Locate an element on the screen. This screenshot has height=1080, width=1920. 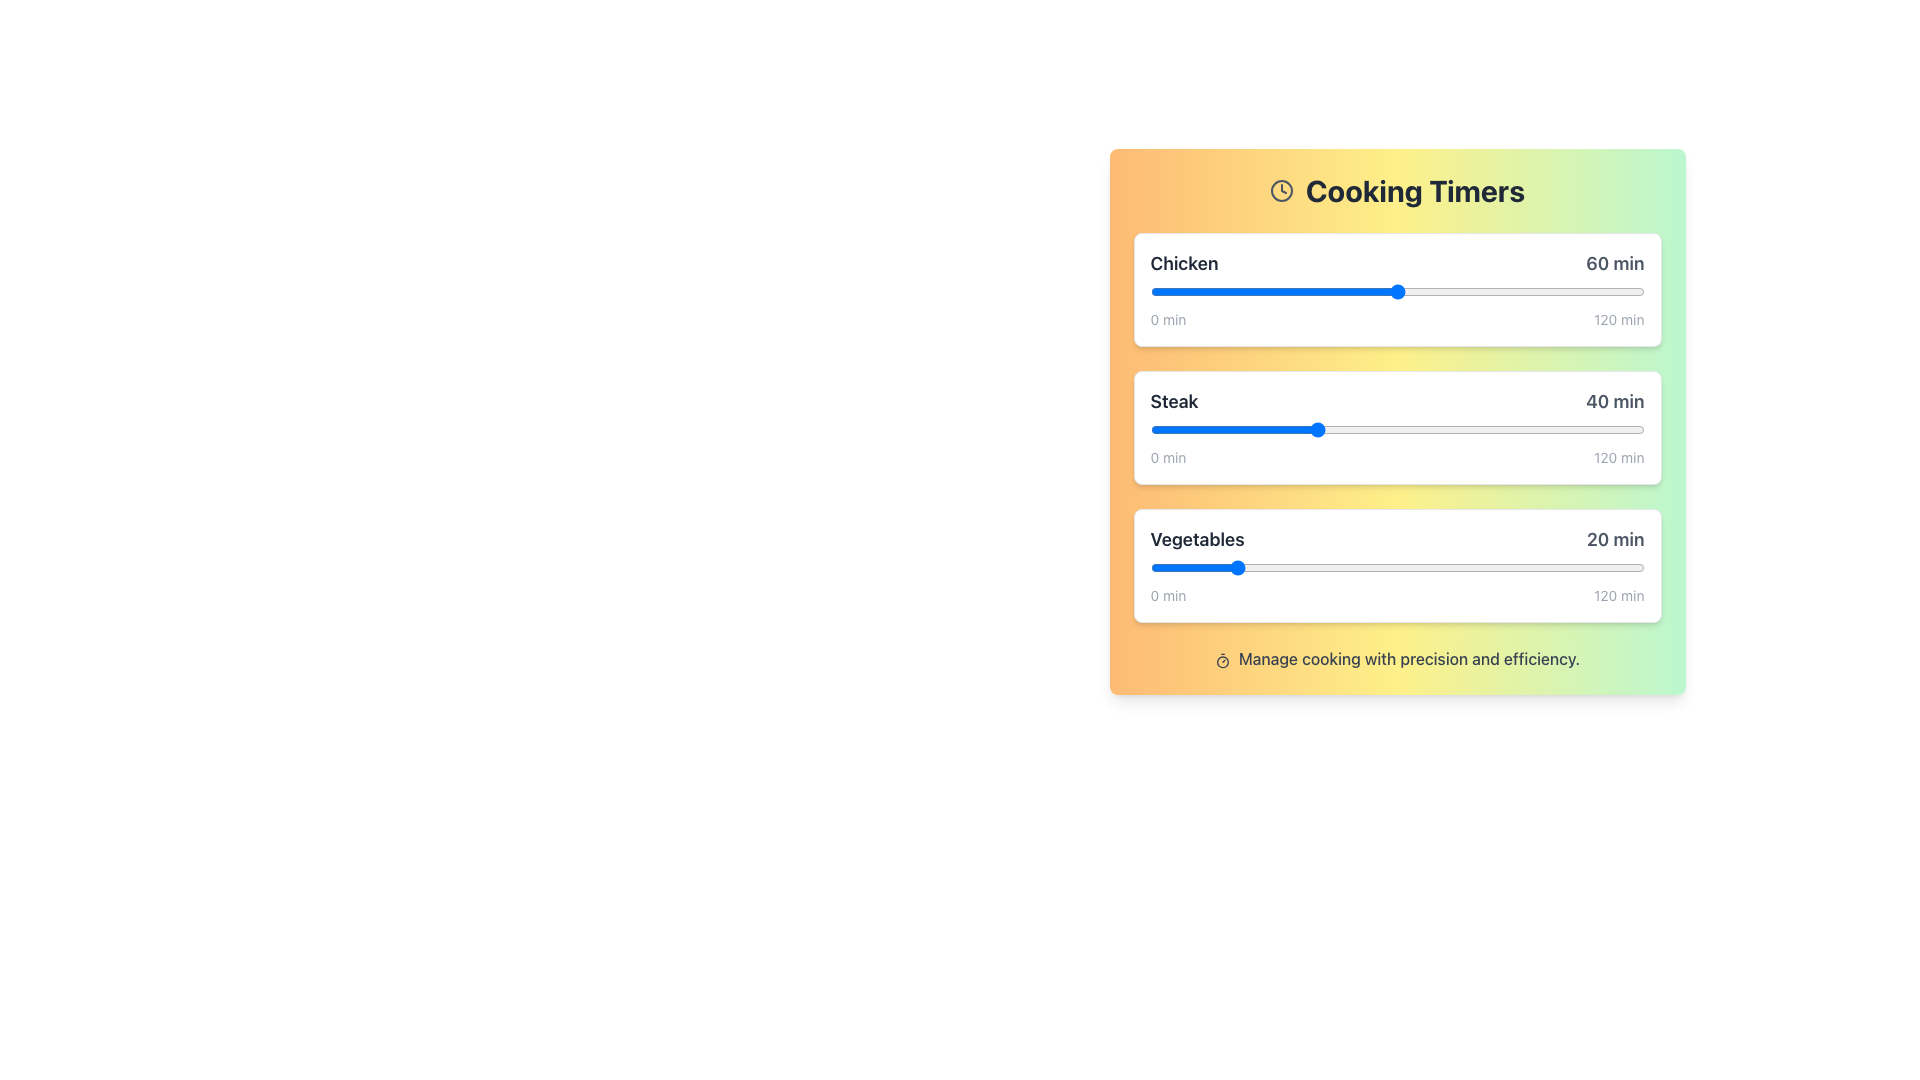
the text label that indicates the currently set time for the Chicken timer in minutes, positioned at the top right of the first timer section in the cooking timer interface is located at coordinates (1615, 262).